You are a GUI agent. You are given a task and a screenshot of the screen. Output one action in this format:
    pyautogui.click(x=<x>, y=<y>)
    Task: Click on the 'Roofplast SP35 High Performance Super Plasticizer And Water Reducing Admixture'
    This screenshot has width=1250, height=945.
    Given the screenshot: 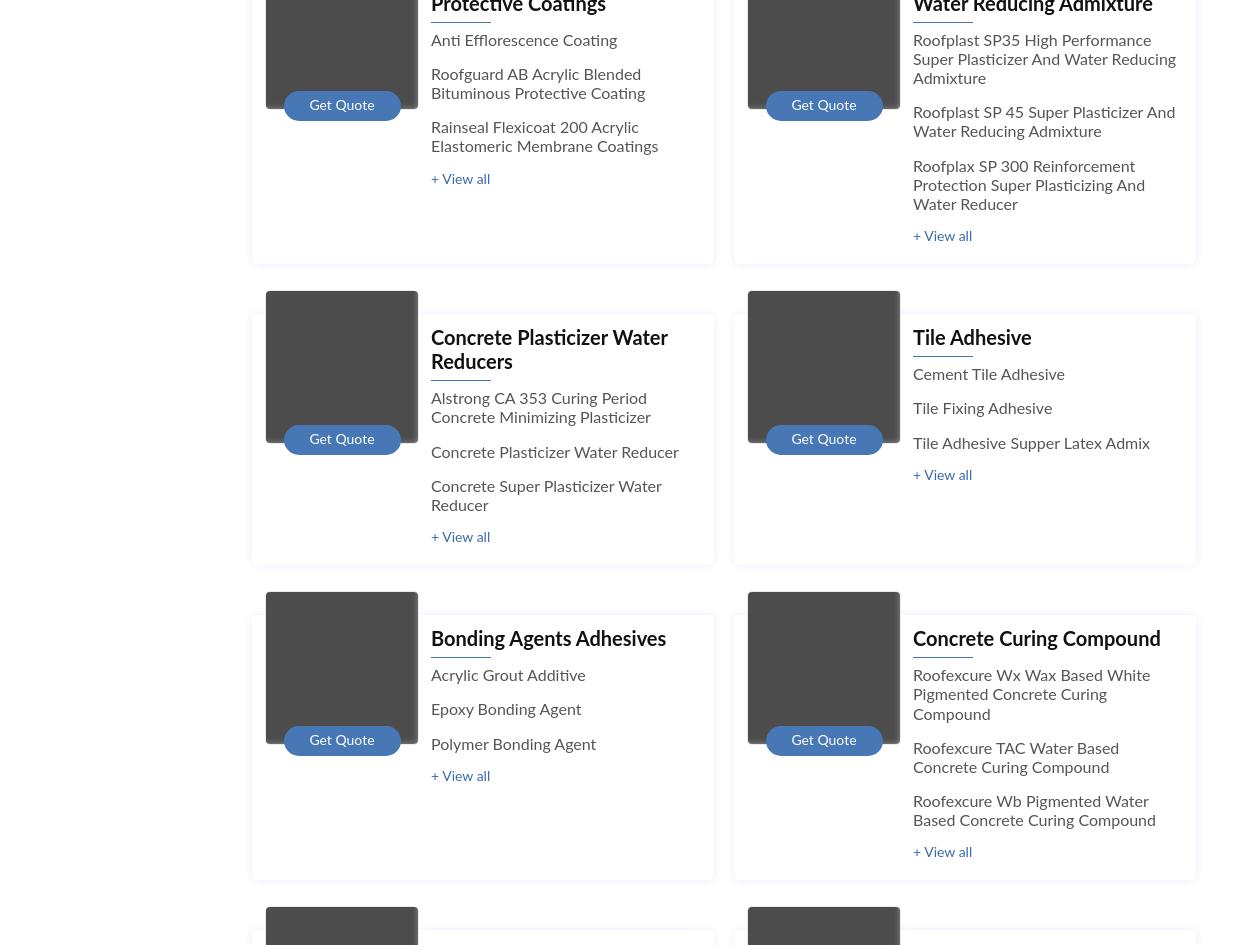 What is the action you would take?
    pyautogui.click(x=1044, y=59)
    